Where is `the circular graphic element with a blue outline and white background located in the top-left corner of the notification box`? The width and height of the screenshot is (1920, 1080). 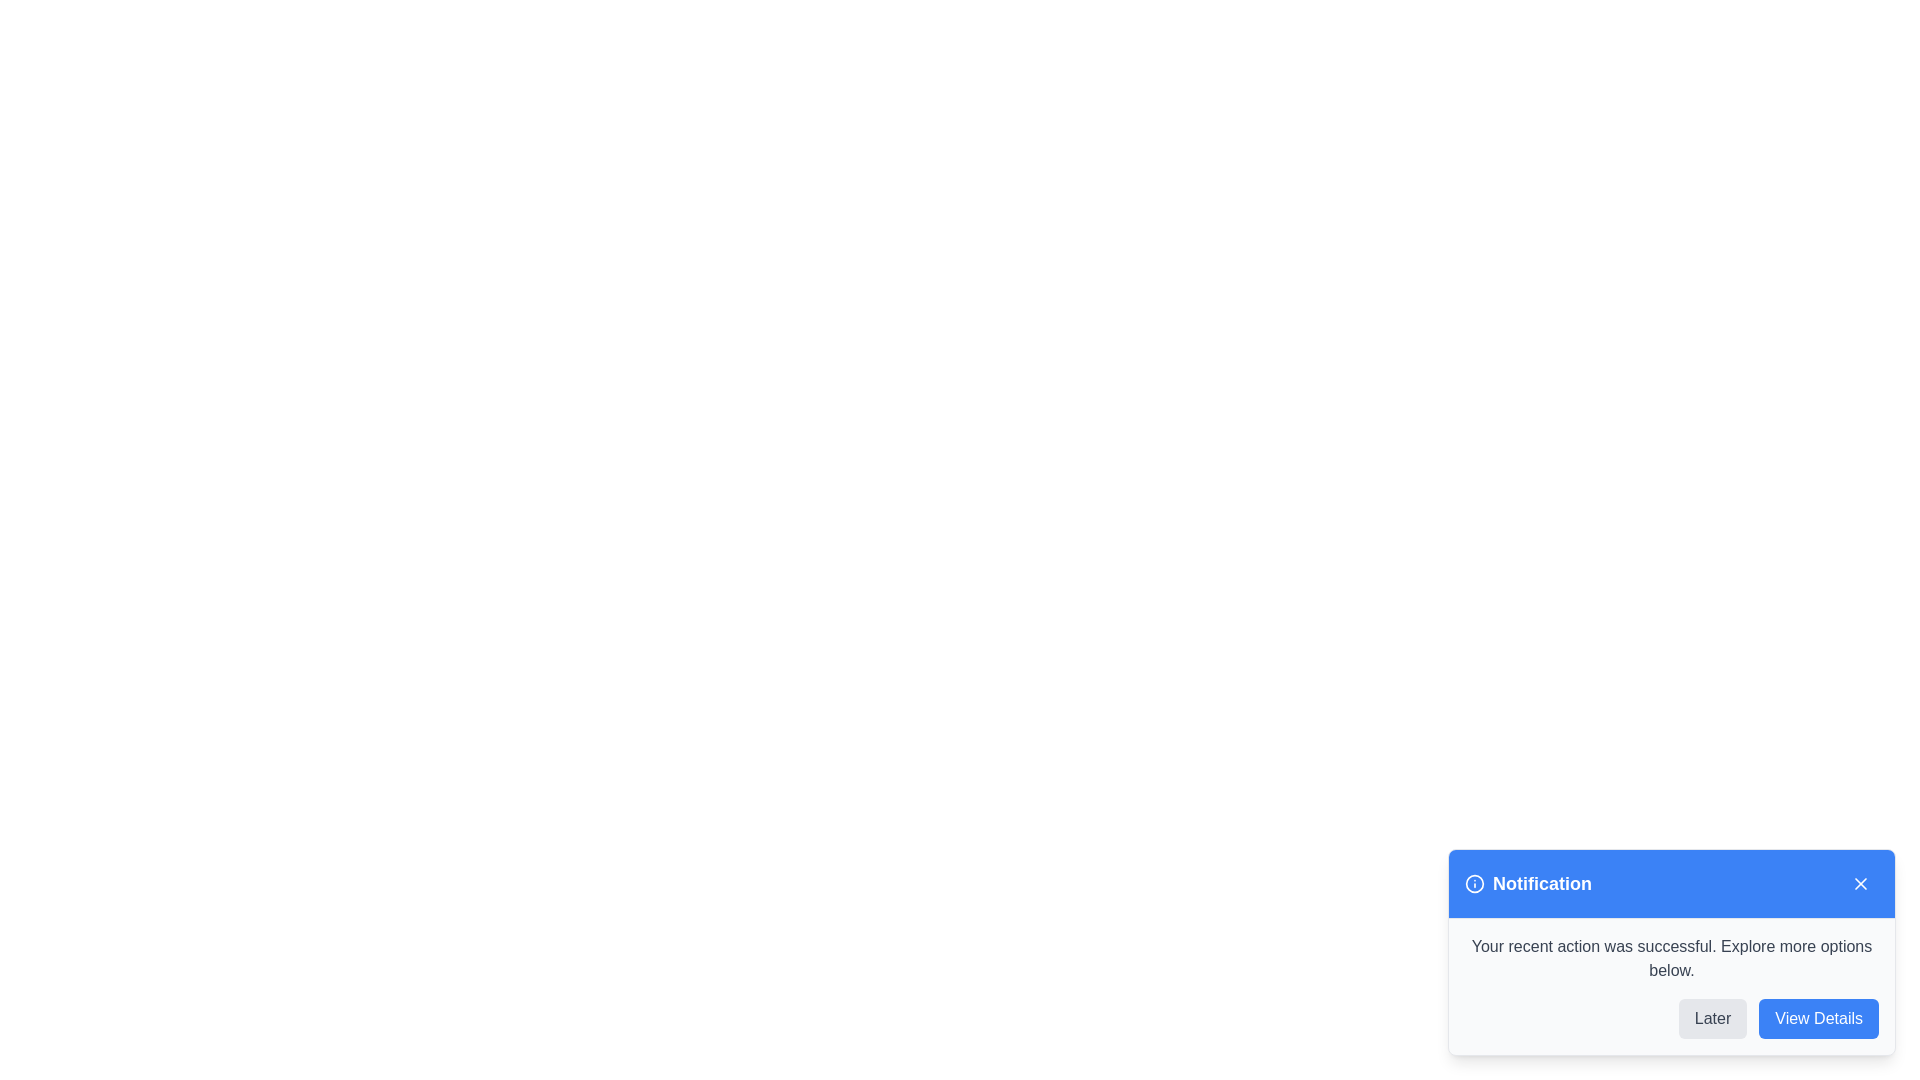
the circular graphic element with a blue outline and white background located in the top-left corner of the notification box is located at coordinates (1474, 882).